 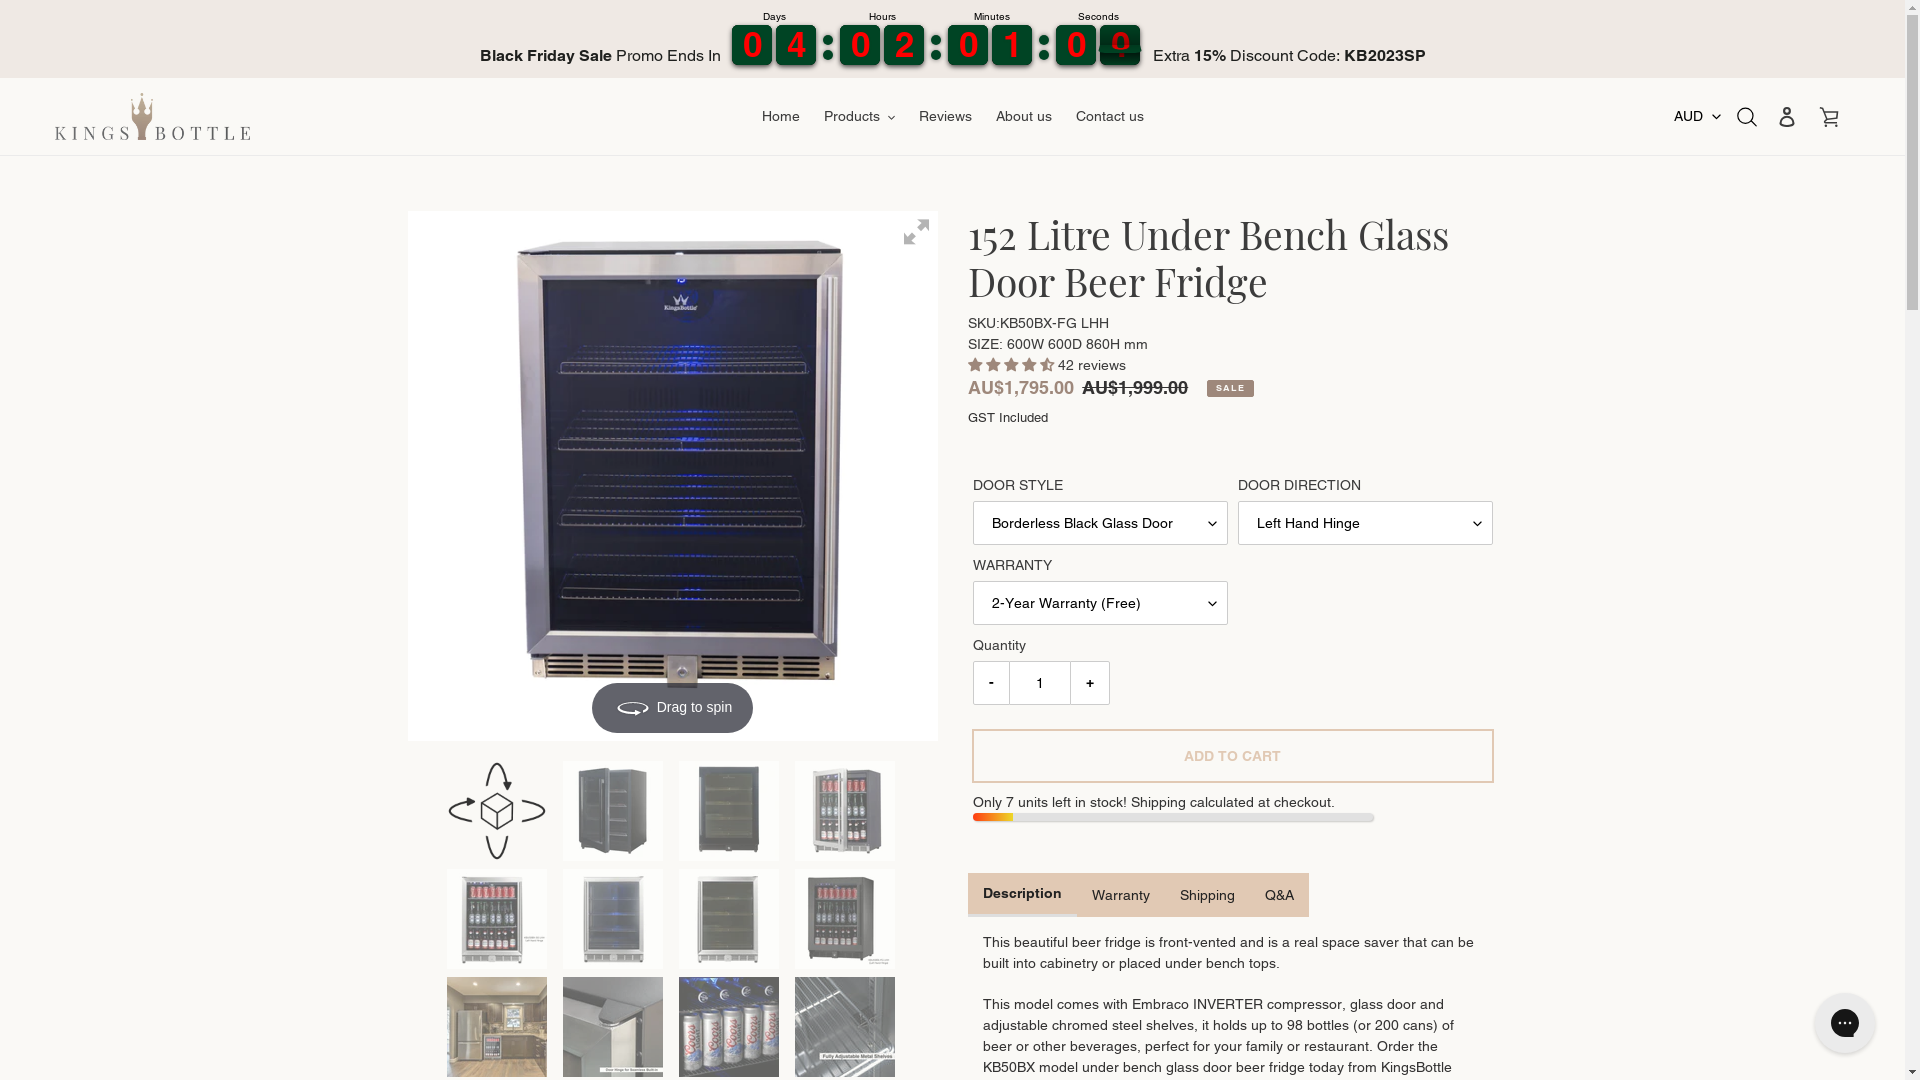 What do you see at coordinates (943, 116) in the screenshot?
I see `'Reviews'` at bounding box center [943, 116].